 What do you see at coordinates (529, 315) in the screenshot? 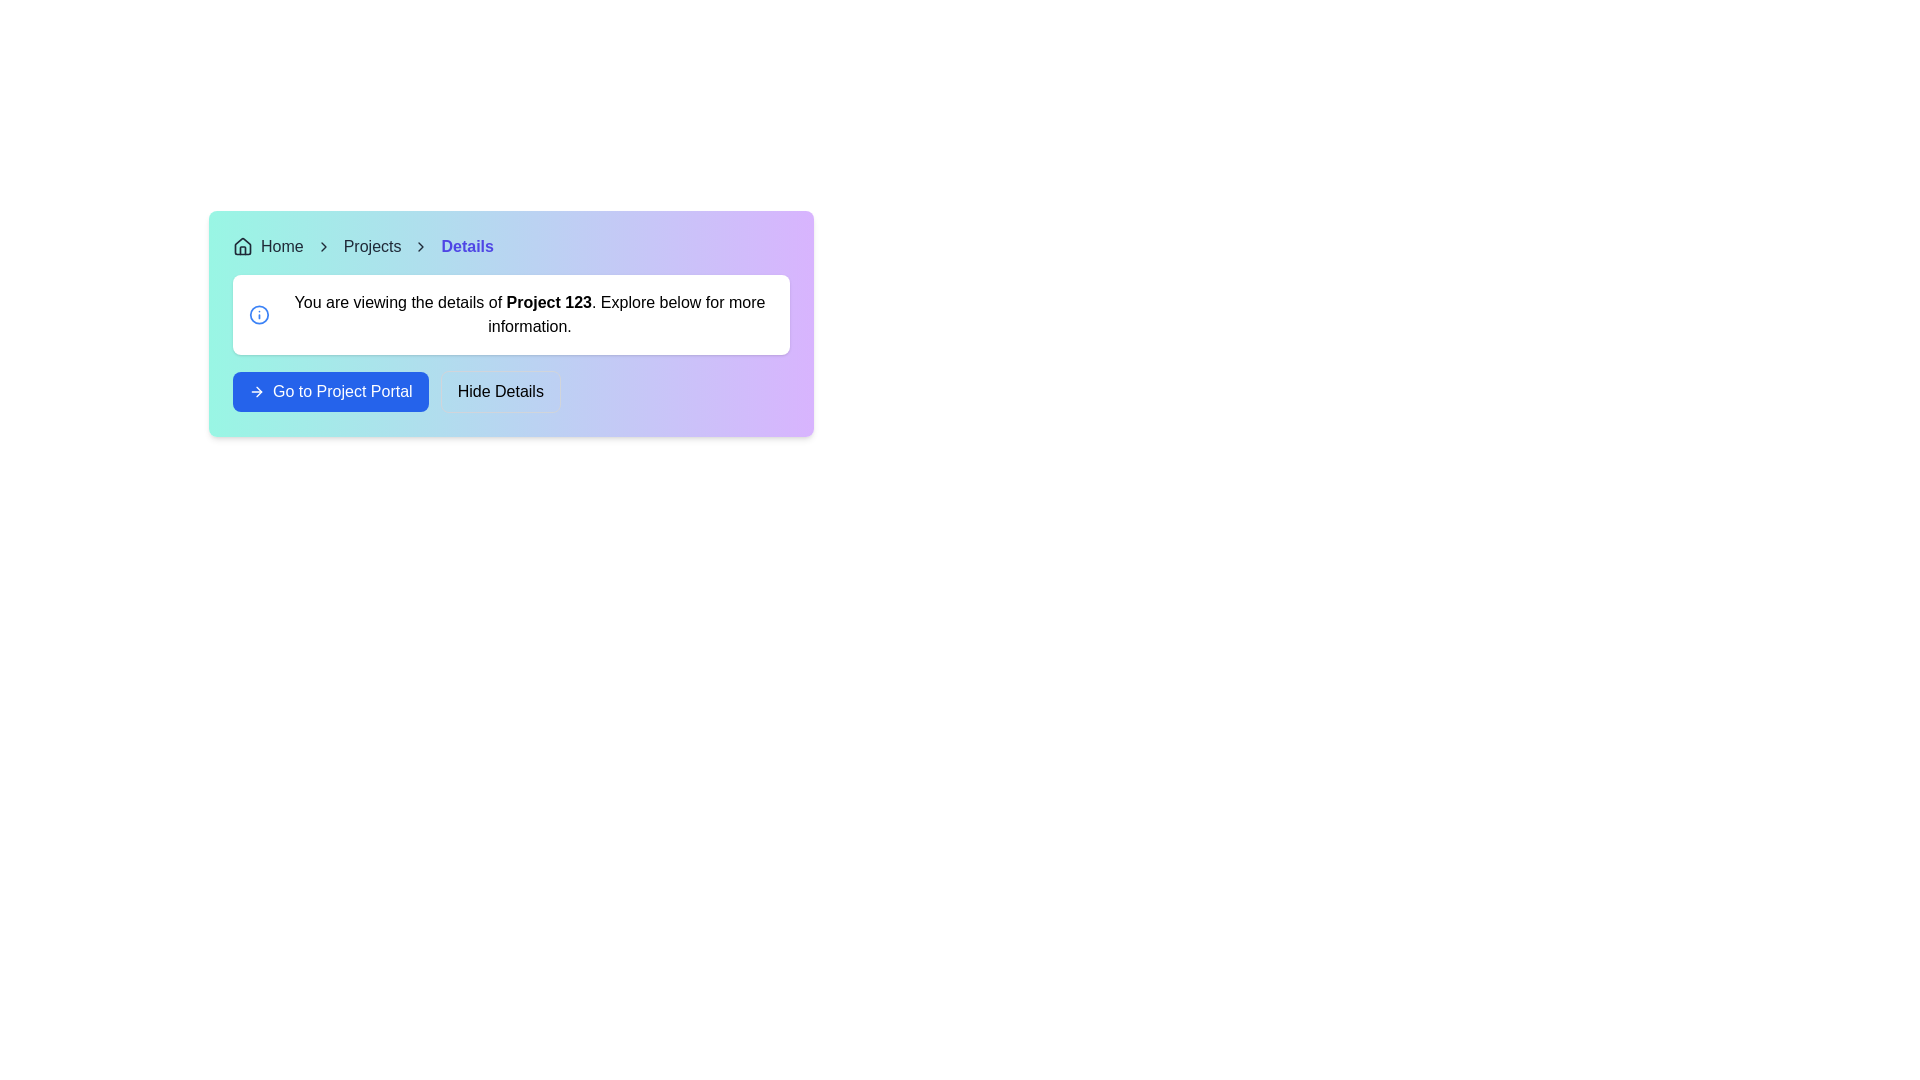
I see `contextual information provided by the text block summarizing 'Project 123', which is centrally located below the breadcrumb navigation bar and above the 'Go to Project Portal' button` at bounding box center [529, 315].